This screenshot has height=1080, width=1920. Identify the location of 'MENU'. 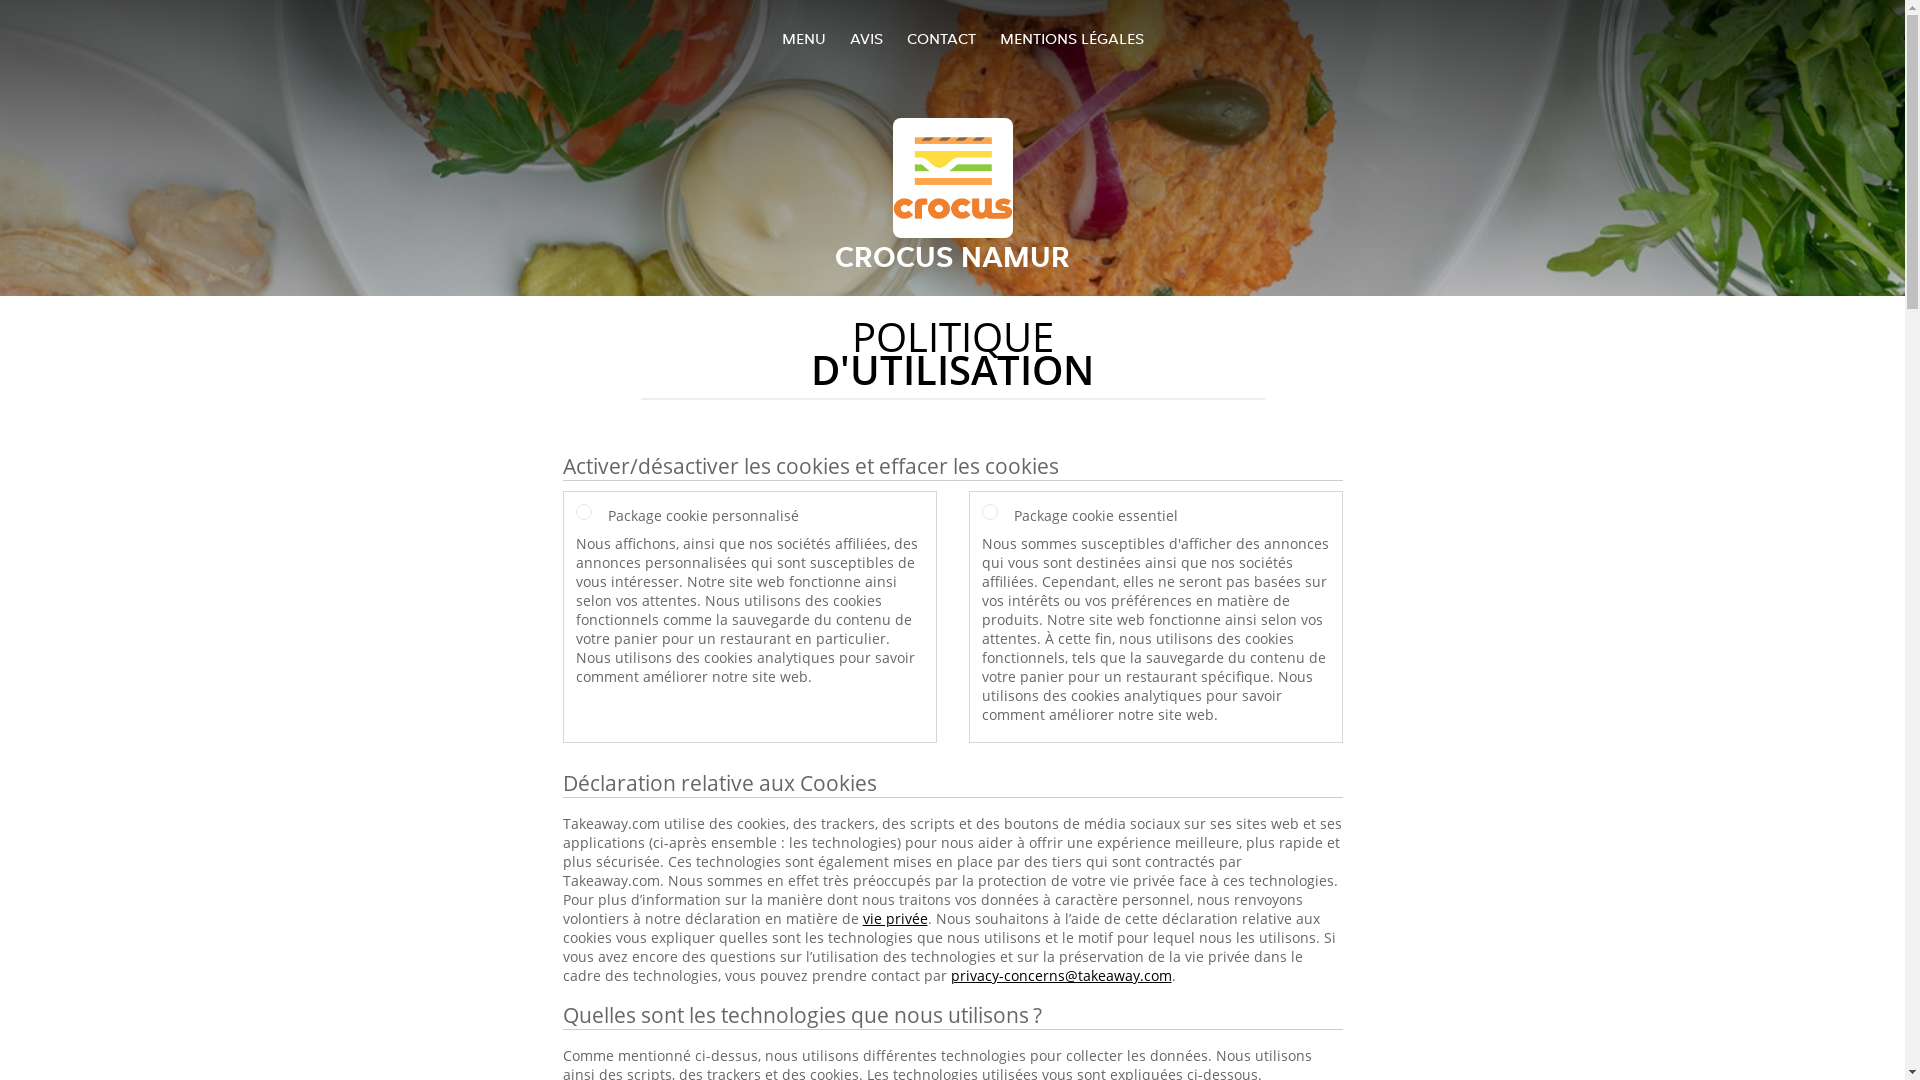
(804, 38).